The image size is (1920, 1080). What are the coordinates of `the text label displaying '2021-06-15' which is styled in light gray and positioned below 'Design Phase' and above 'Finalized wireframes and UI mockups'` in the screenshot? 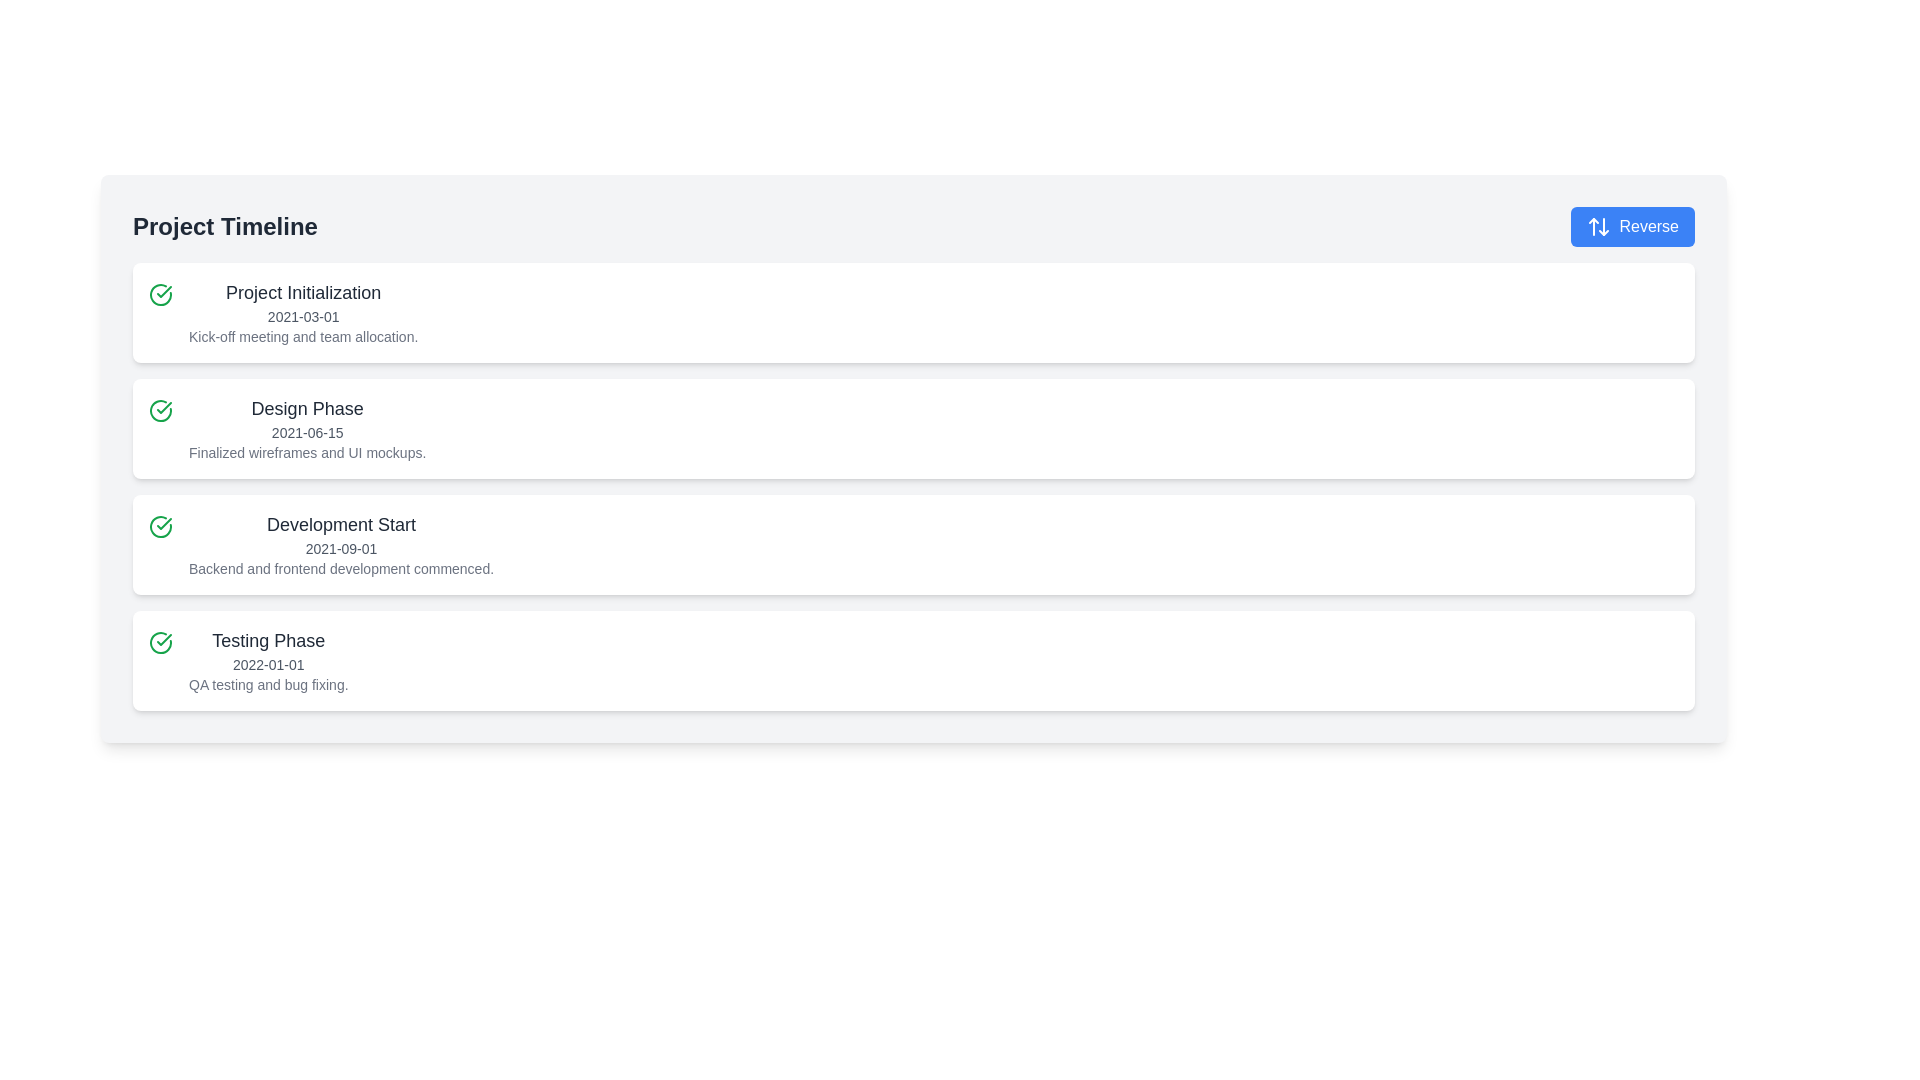 It's located at (306, 431).